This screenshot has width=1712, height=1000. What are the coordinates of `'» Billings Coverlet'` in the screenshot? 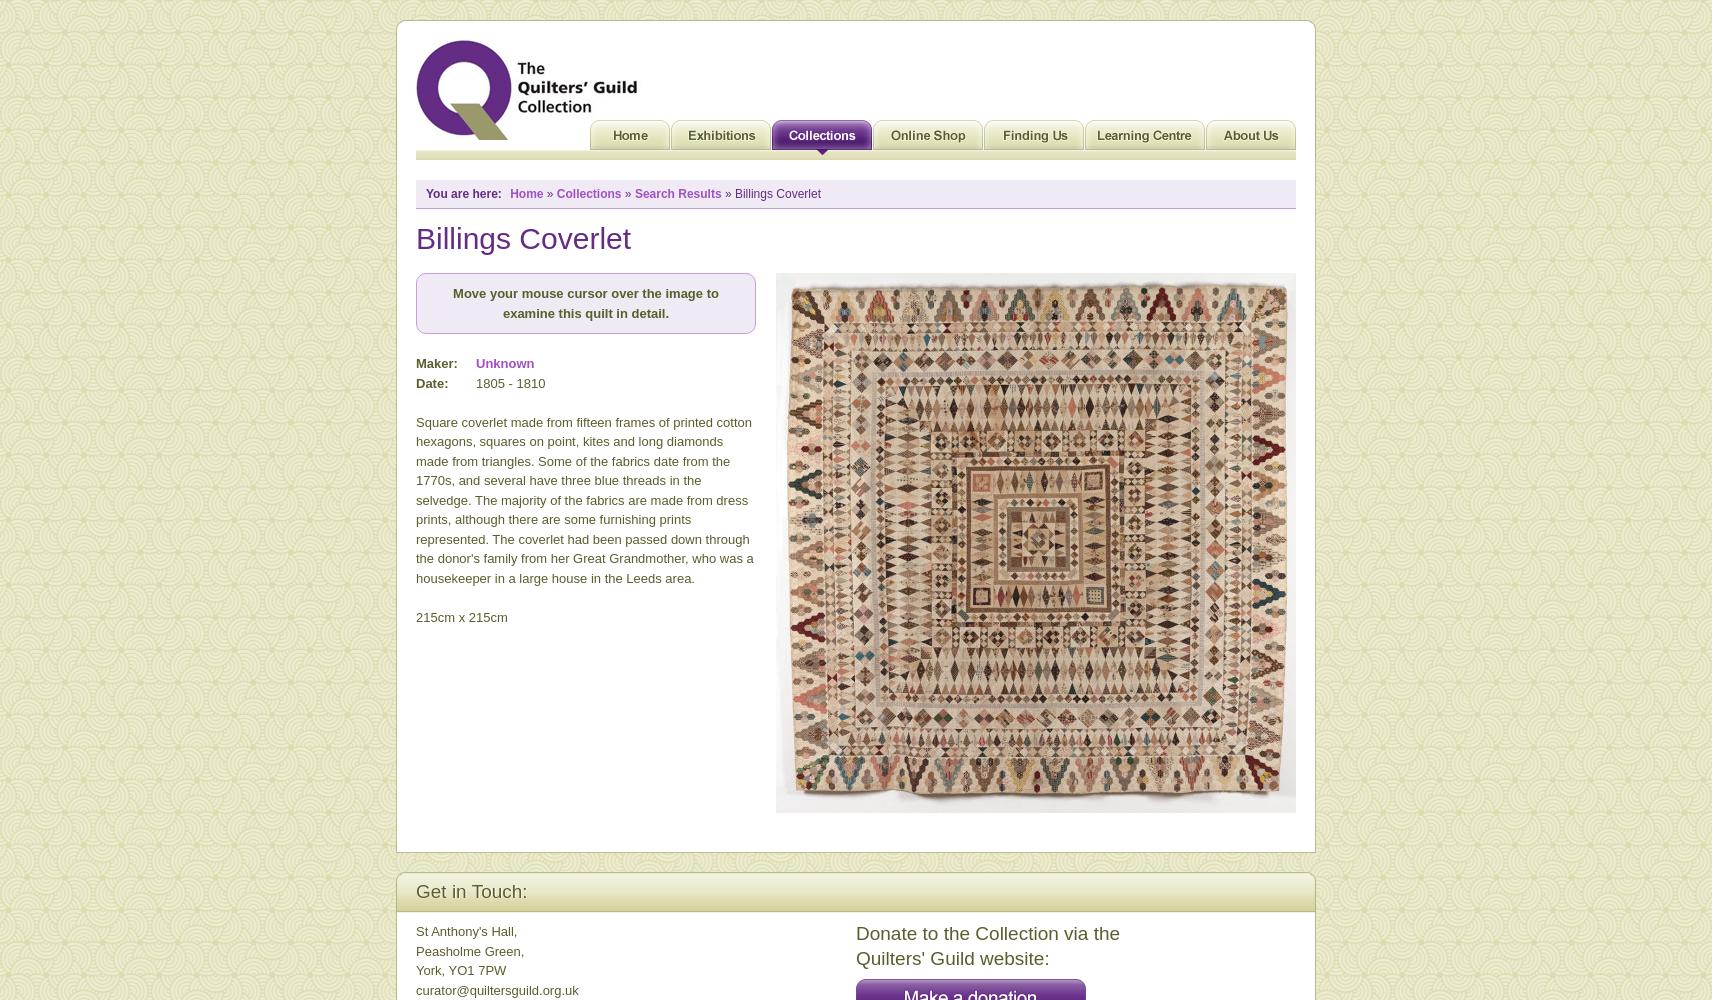 It's located at (720, 193).